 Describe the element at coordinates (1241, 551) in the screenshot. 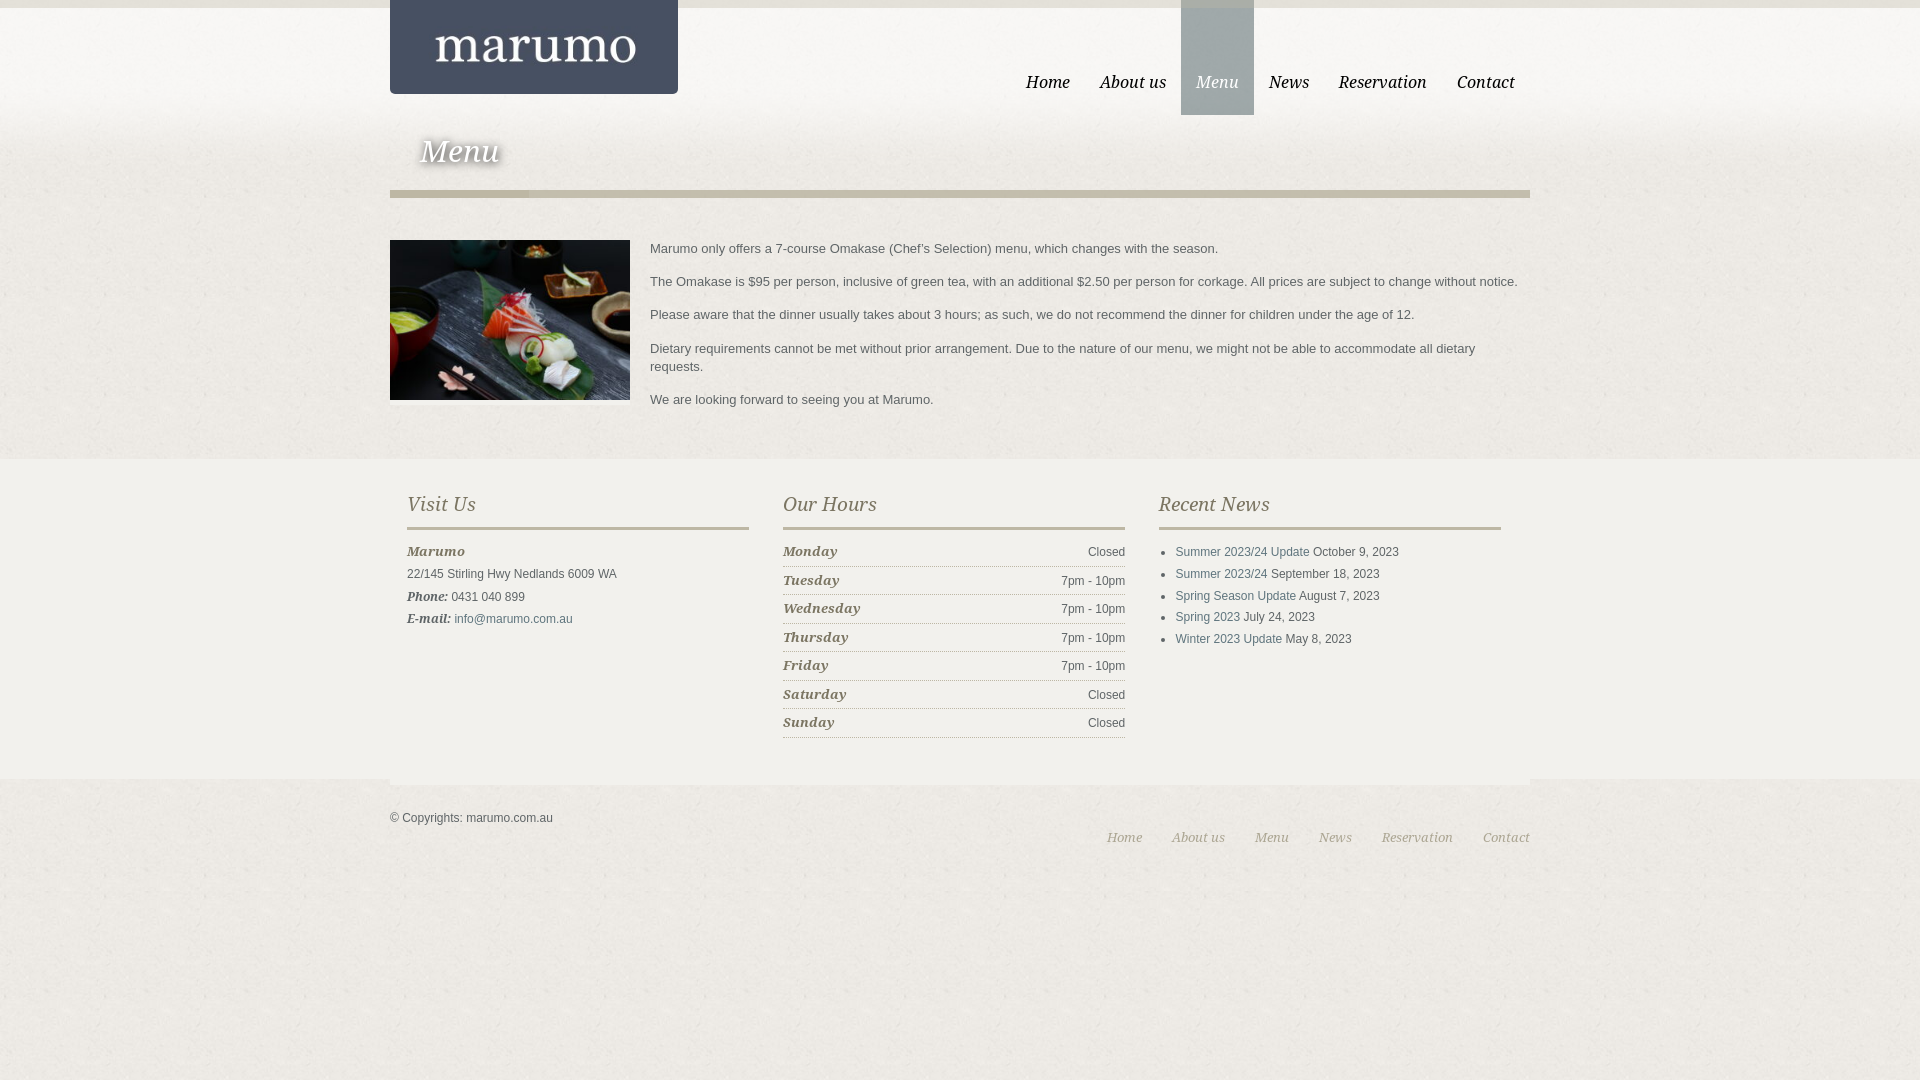

I see `'Summer 2023/24 Update'` at that location.